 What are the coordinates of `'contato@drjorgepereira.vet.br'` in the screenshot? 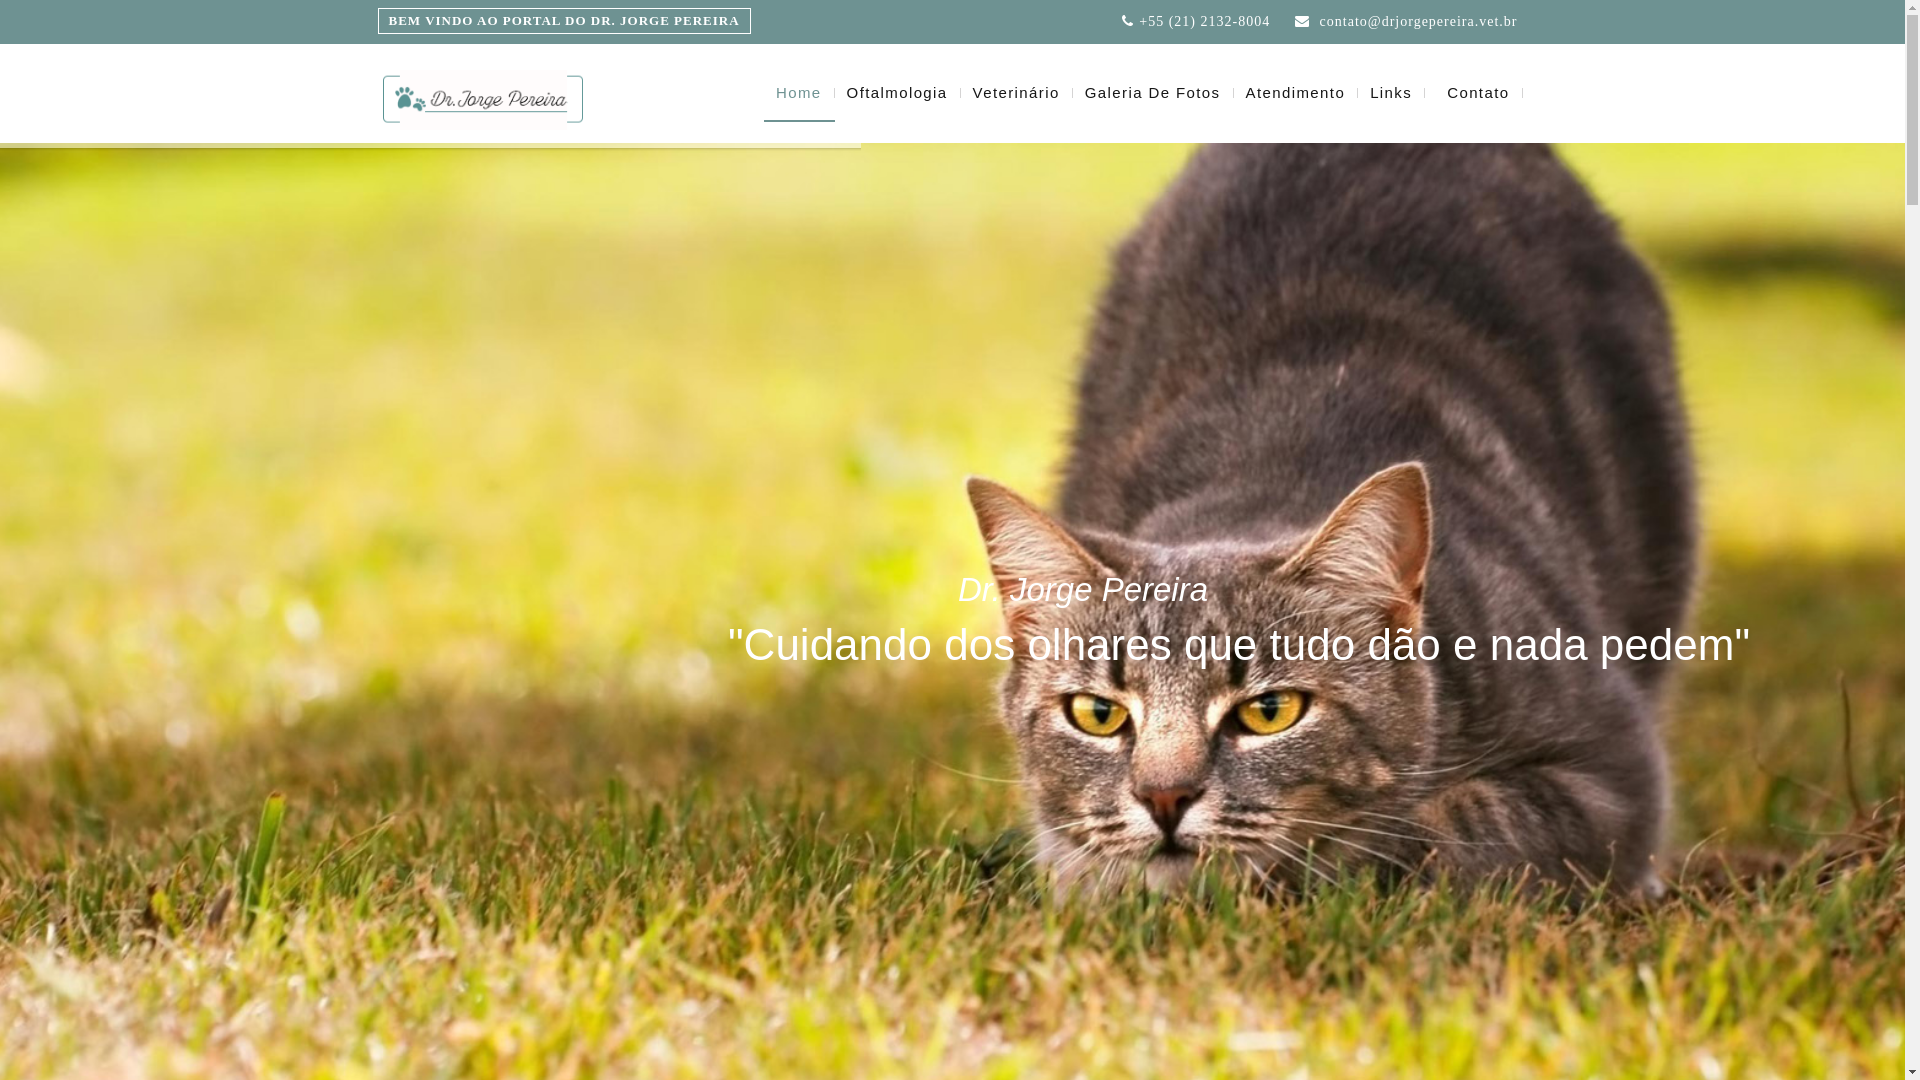 It's located at (1415, 20).